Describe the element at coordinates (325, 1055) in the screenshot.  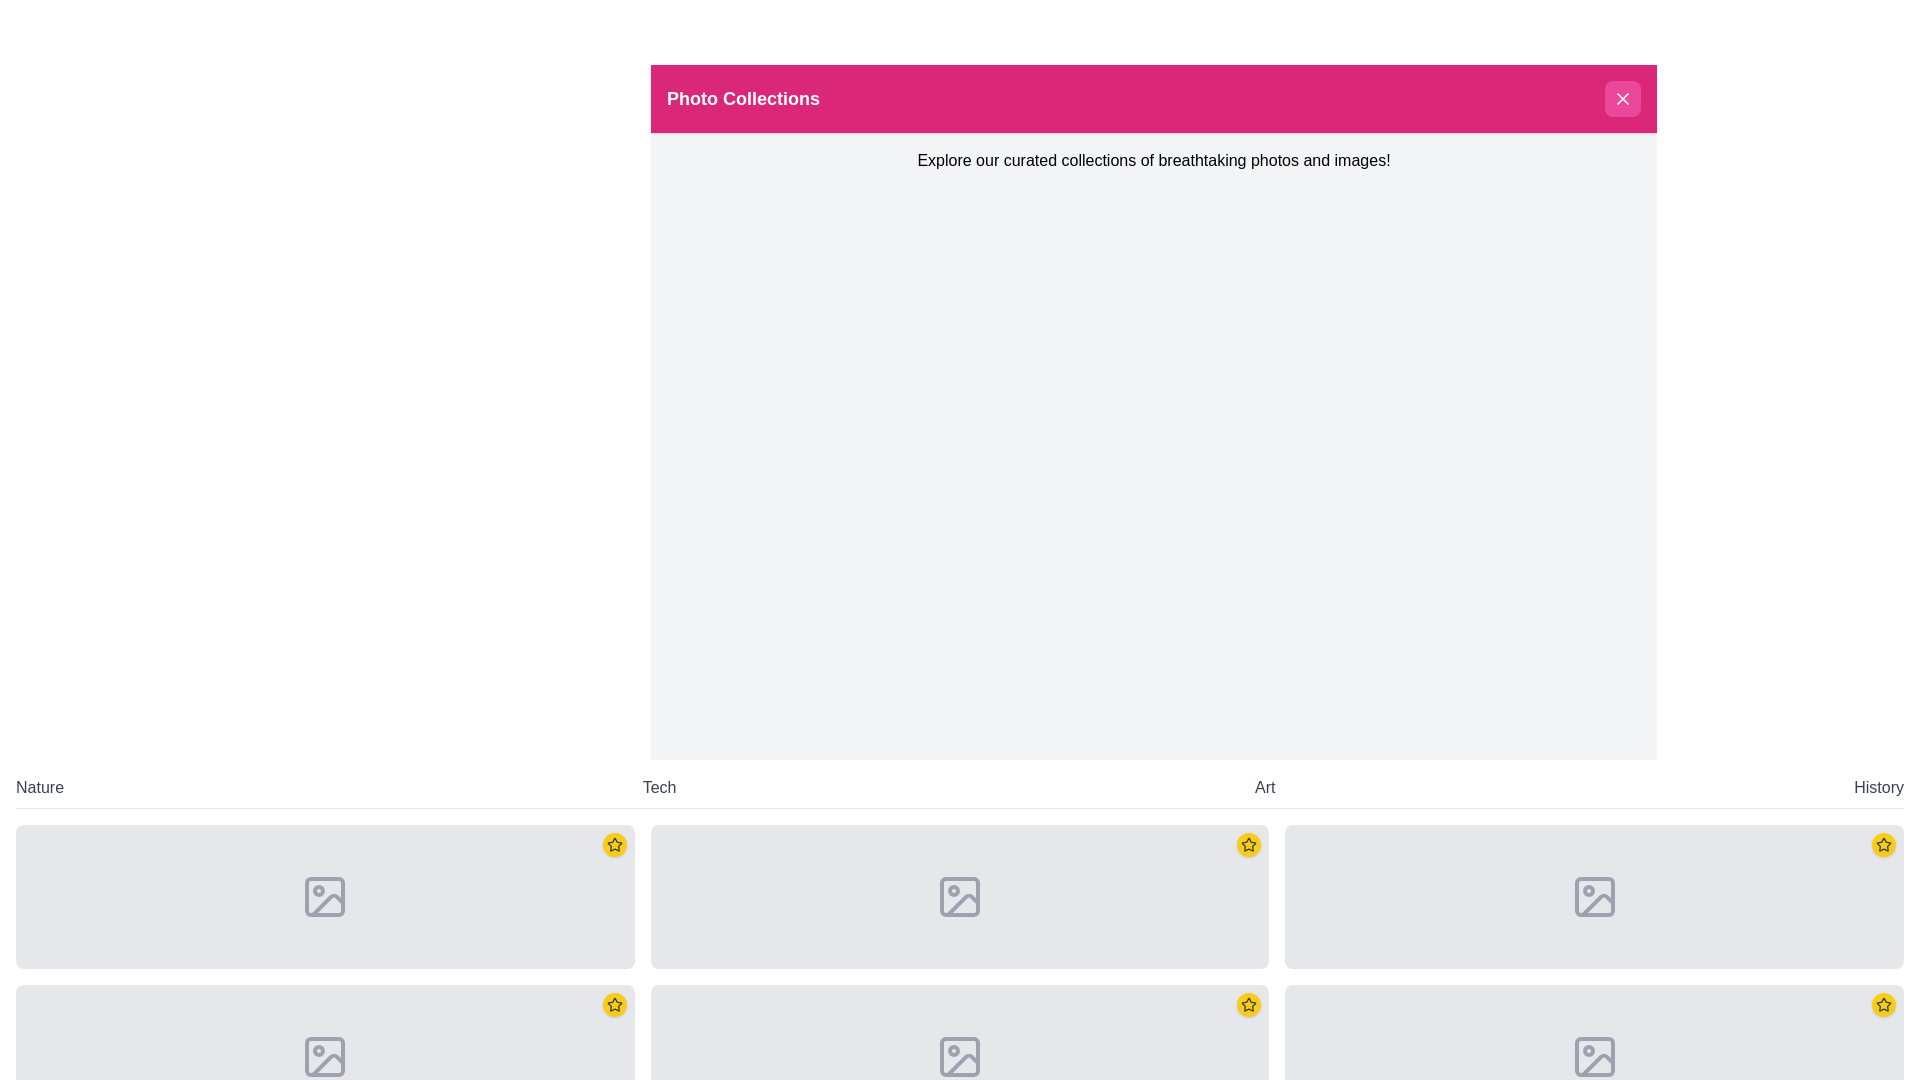
I see `the second icon in the grid layout below the label 'Nature'` at that location.